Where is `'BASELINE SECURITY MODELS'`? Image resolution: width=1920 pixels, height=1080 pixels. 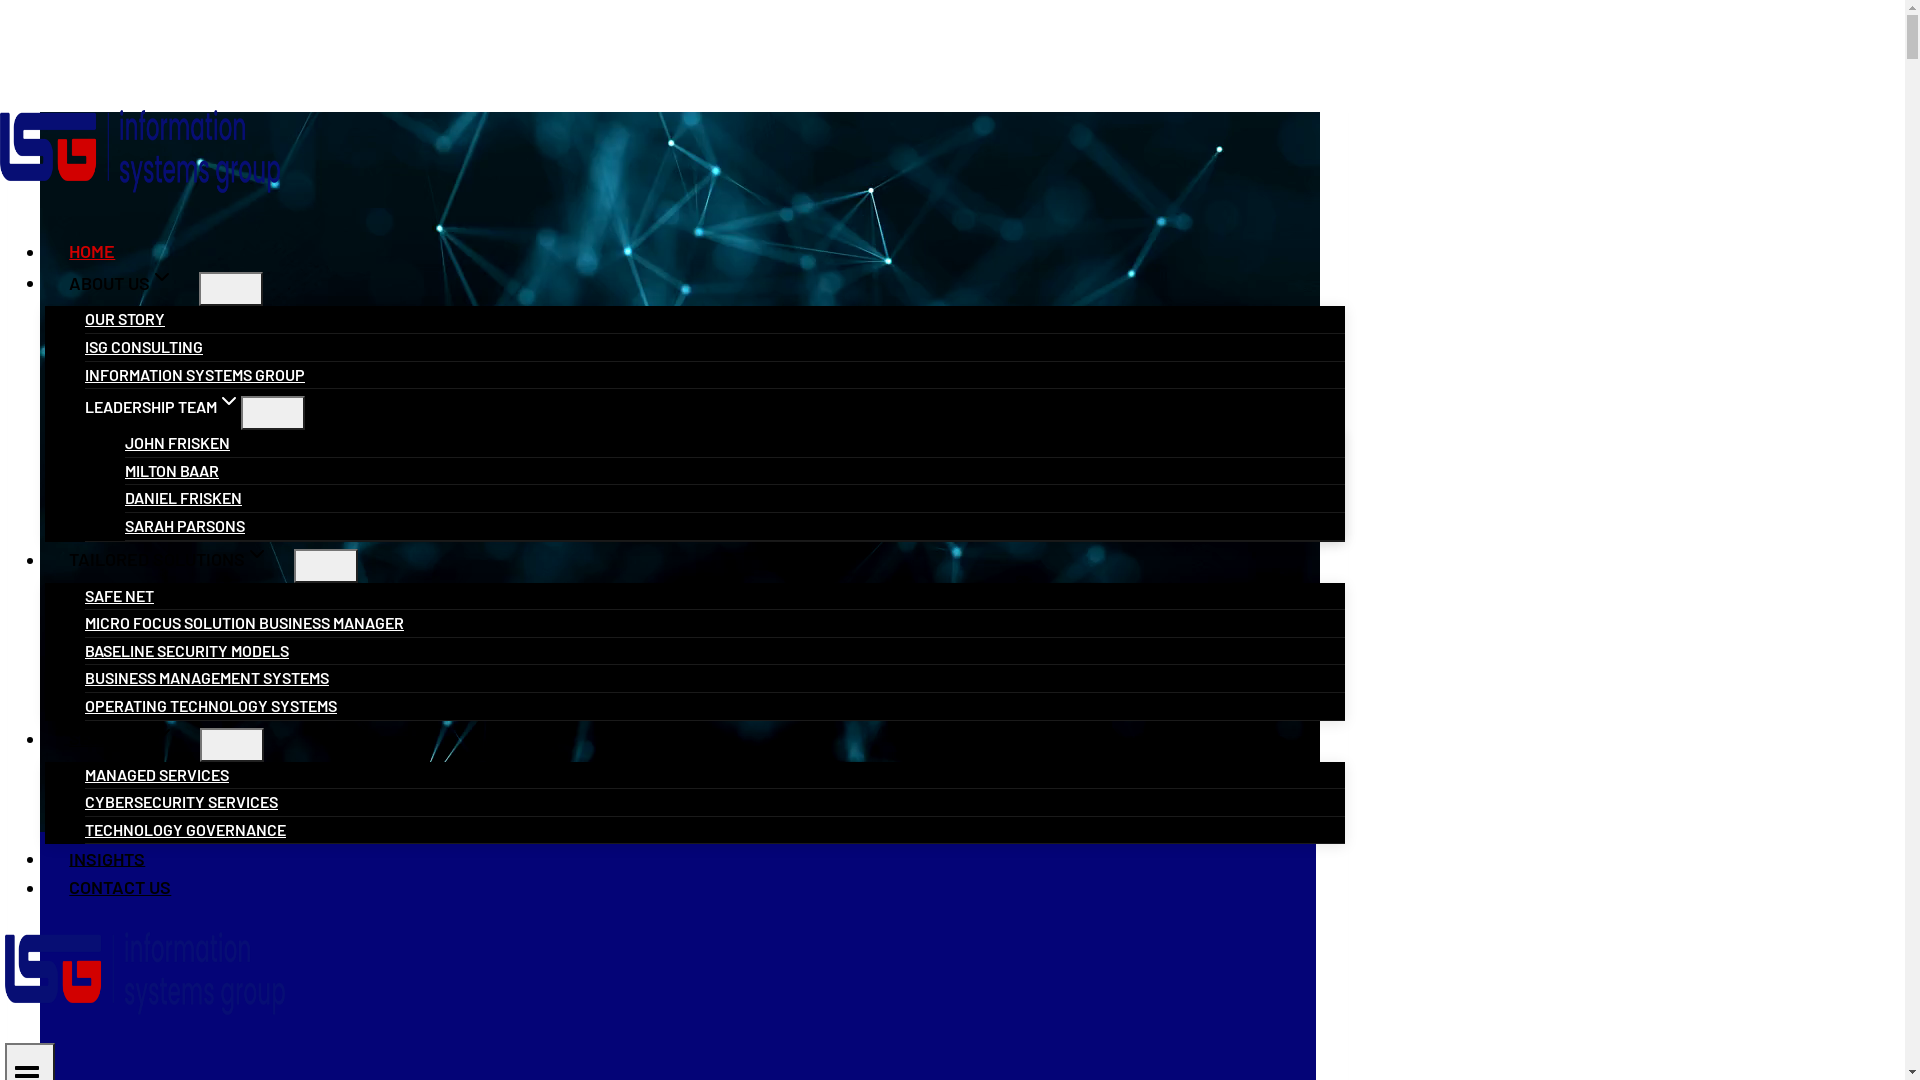
'BASELINE SECURITY MODELS' is located at coordinates (187, 650).